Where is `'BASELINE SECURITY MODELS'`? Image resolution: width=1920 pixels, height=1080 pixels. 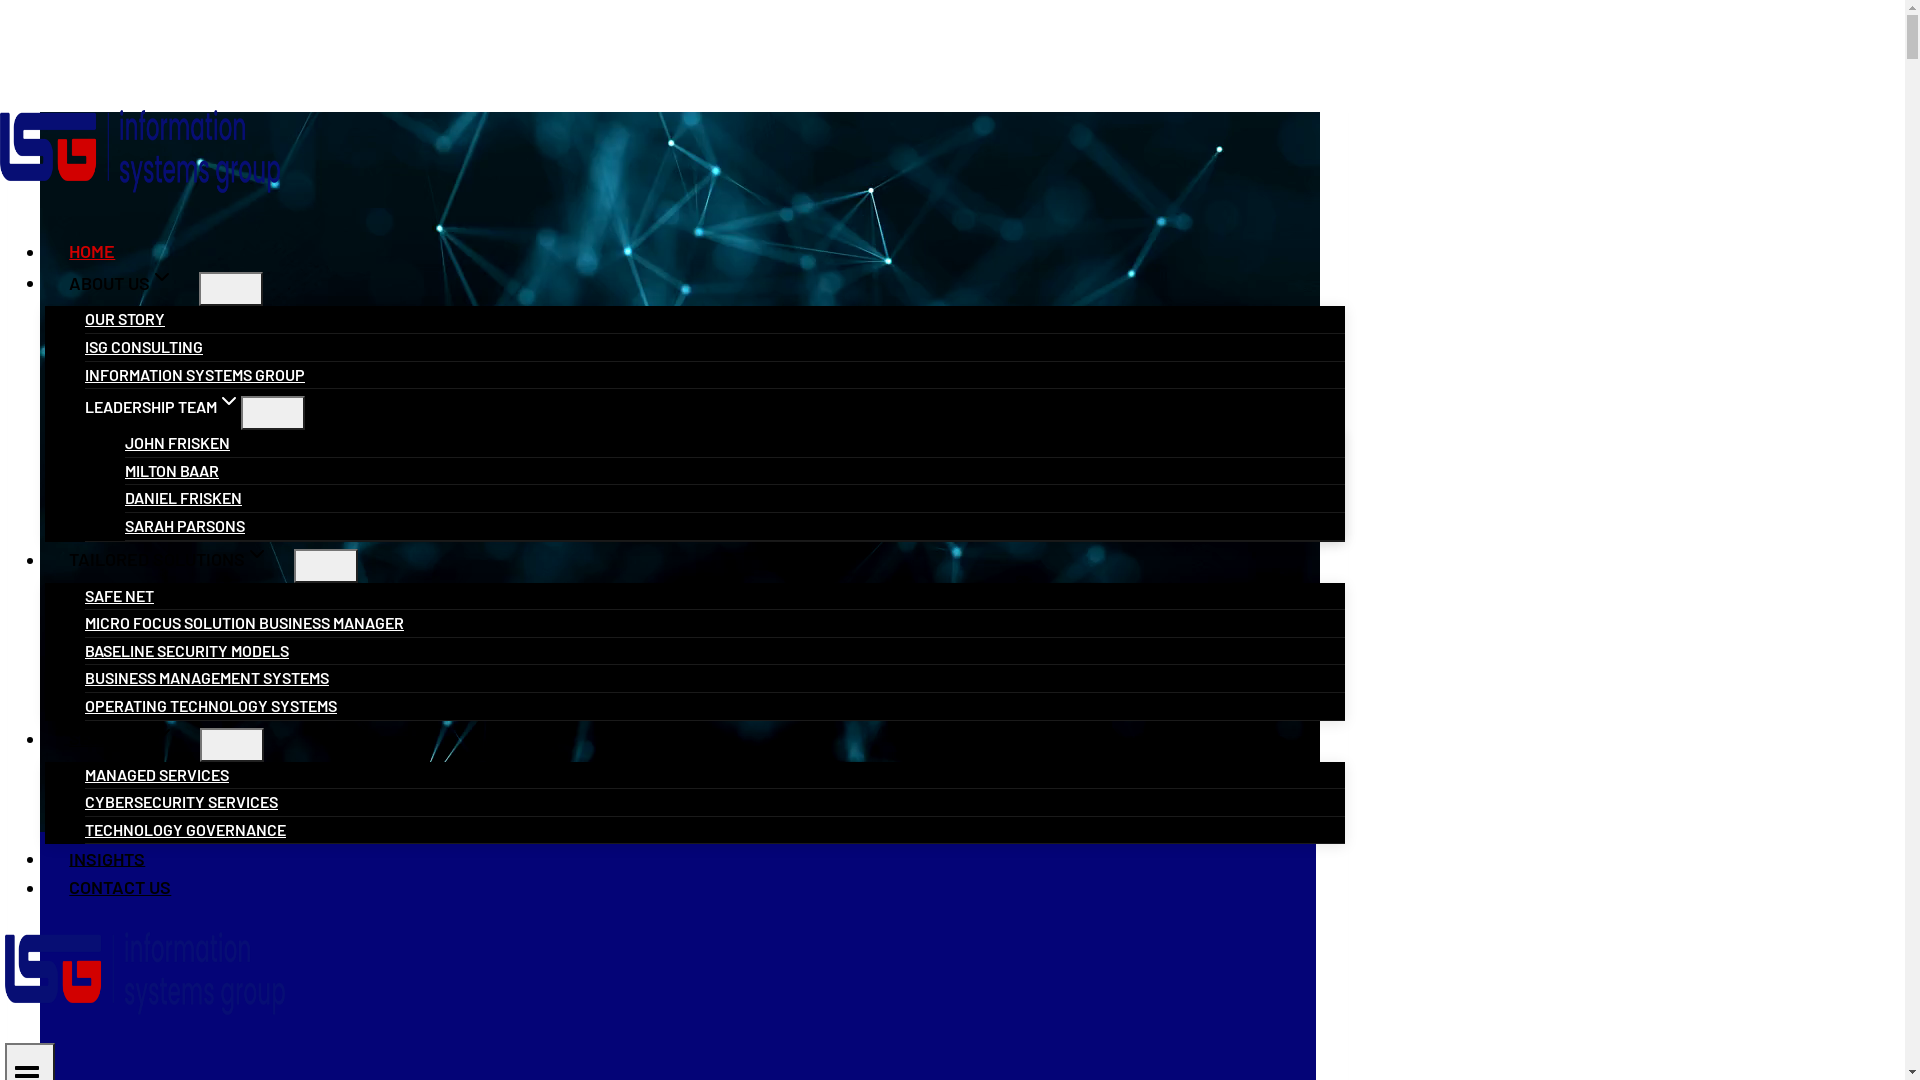
'BASELINE SECURITY MODELS' is located at coordinates (187, 650).